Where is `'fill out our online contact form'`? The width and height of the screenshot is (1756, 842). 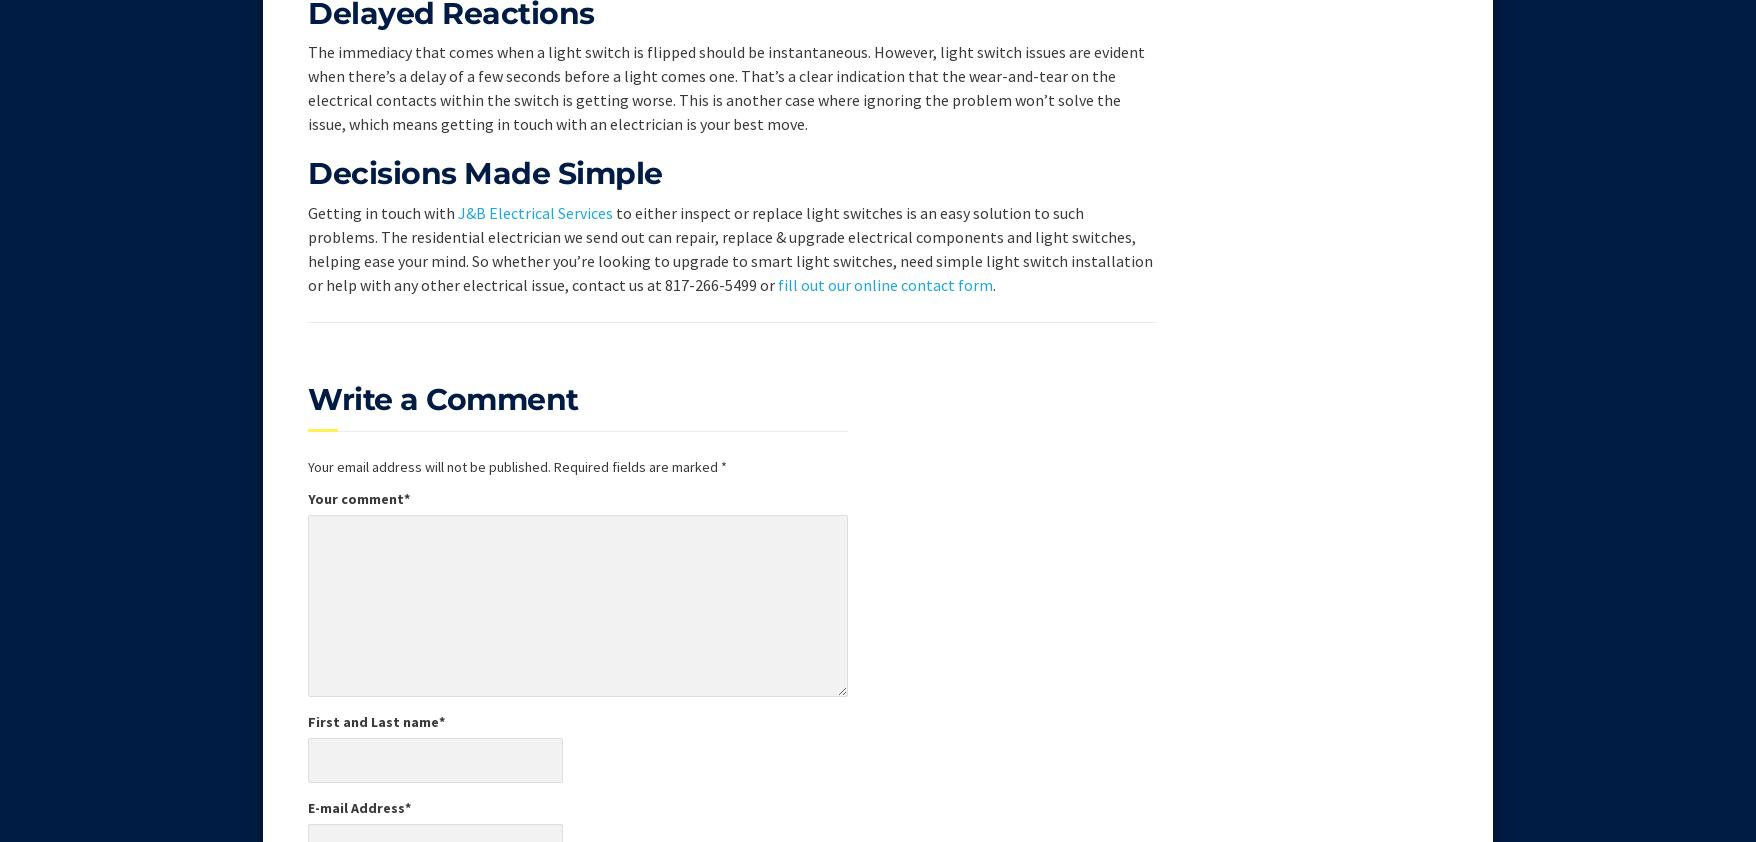
'fill out our online contact form' is located at coordinates (885, 284).